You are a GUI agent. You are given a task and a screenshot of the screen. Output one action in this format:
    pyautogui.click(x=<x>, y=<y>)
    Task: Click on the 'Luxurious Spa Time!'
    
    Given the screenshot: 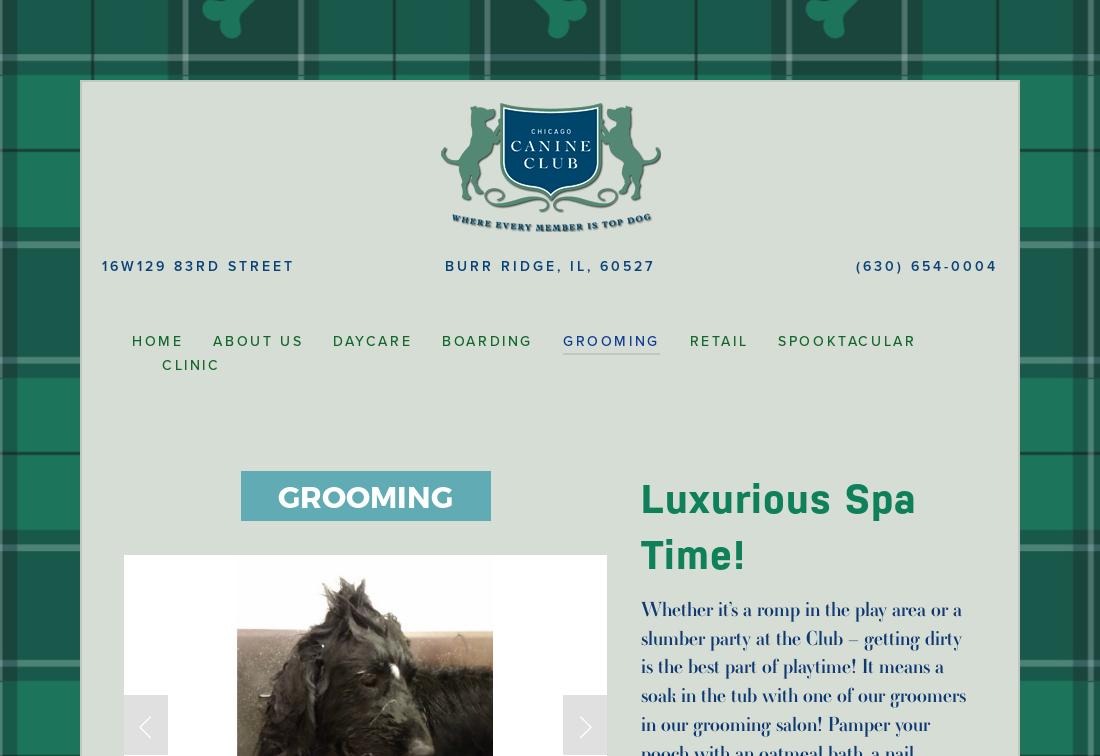 What is the action you would take?
    pyautogui.click(x=784, y=526)
    